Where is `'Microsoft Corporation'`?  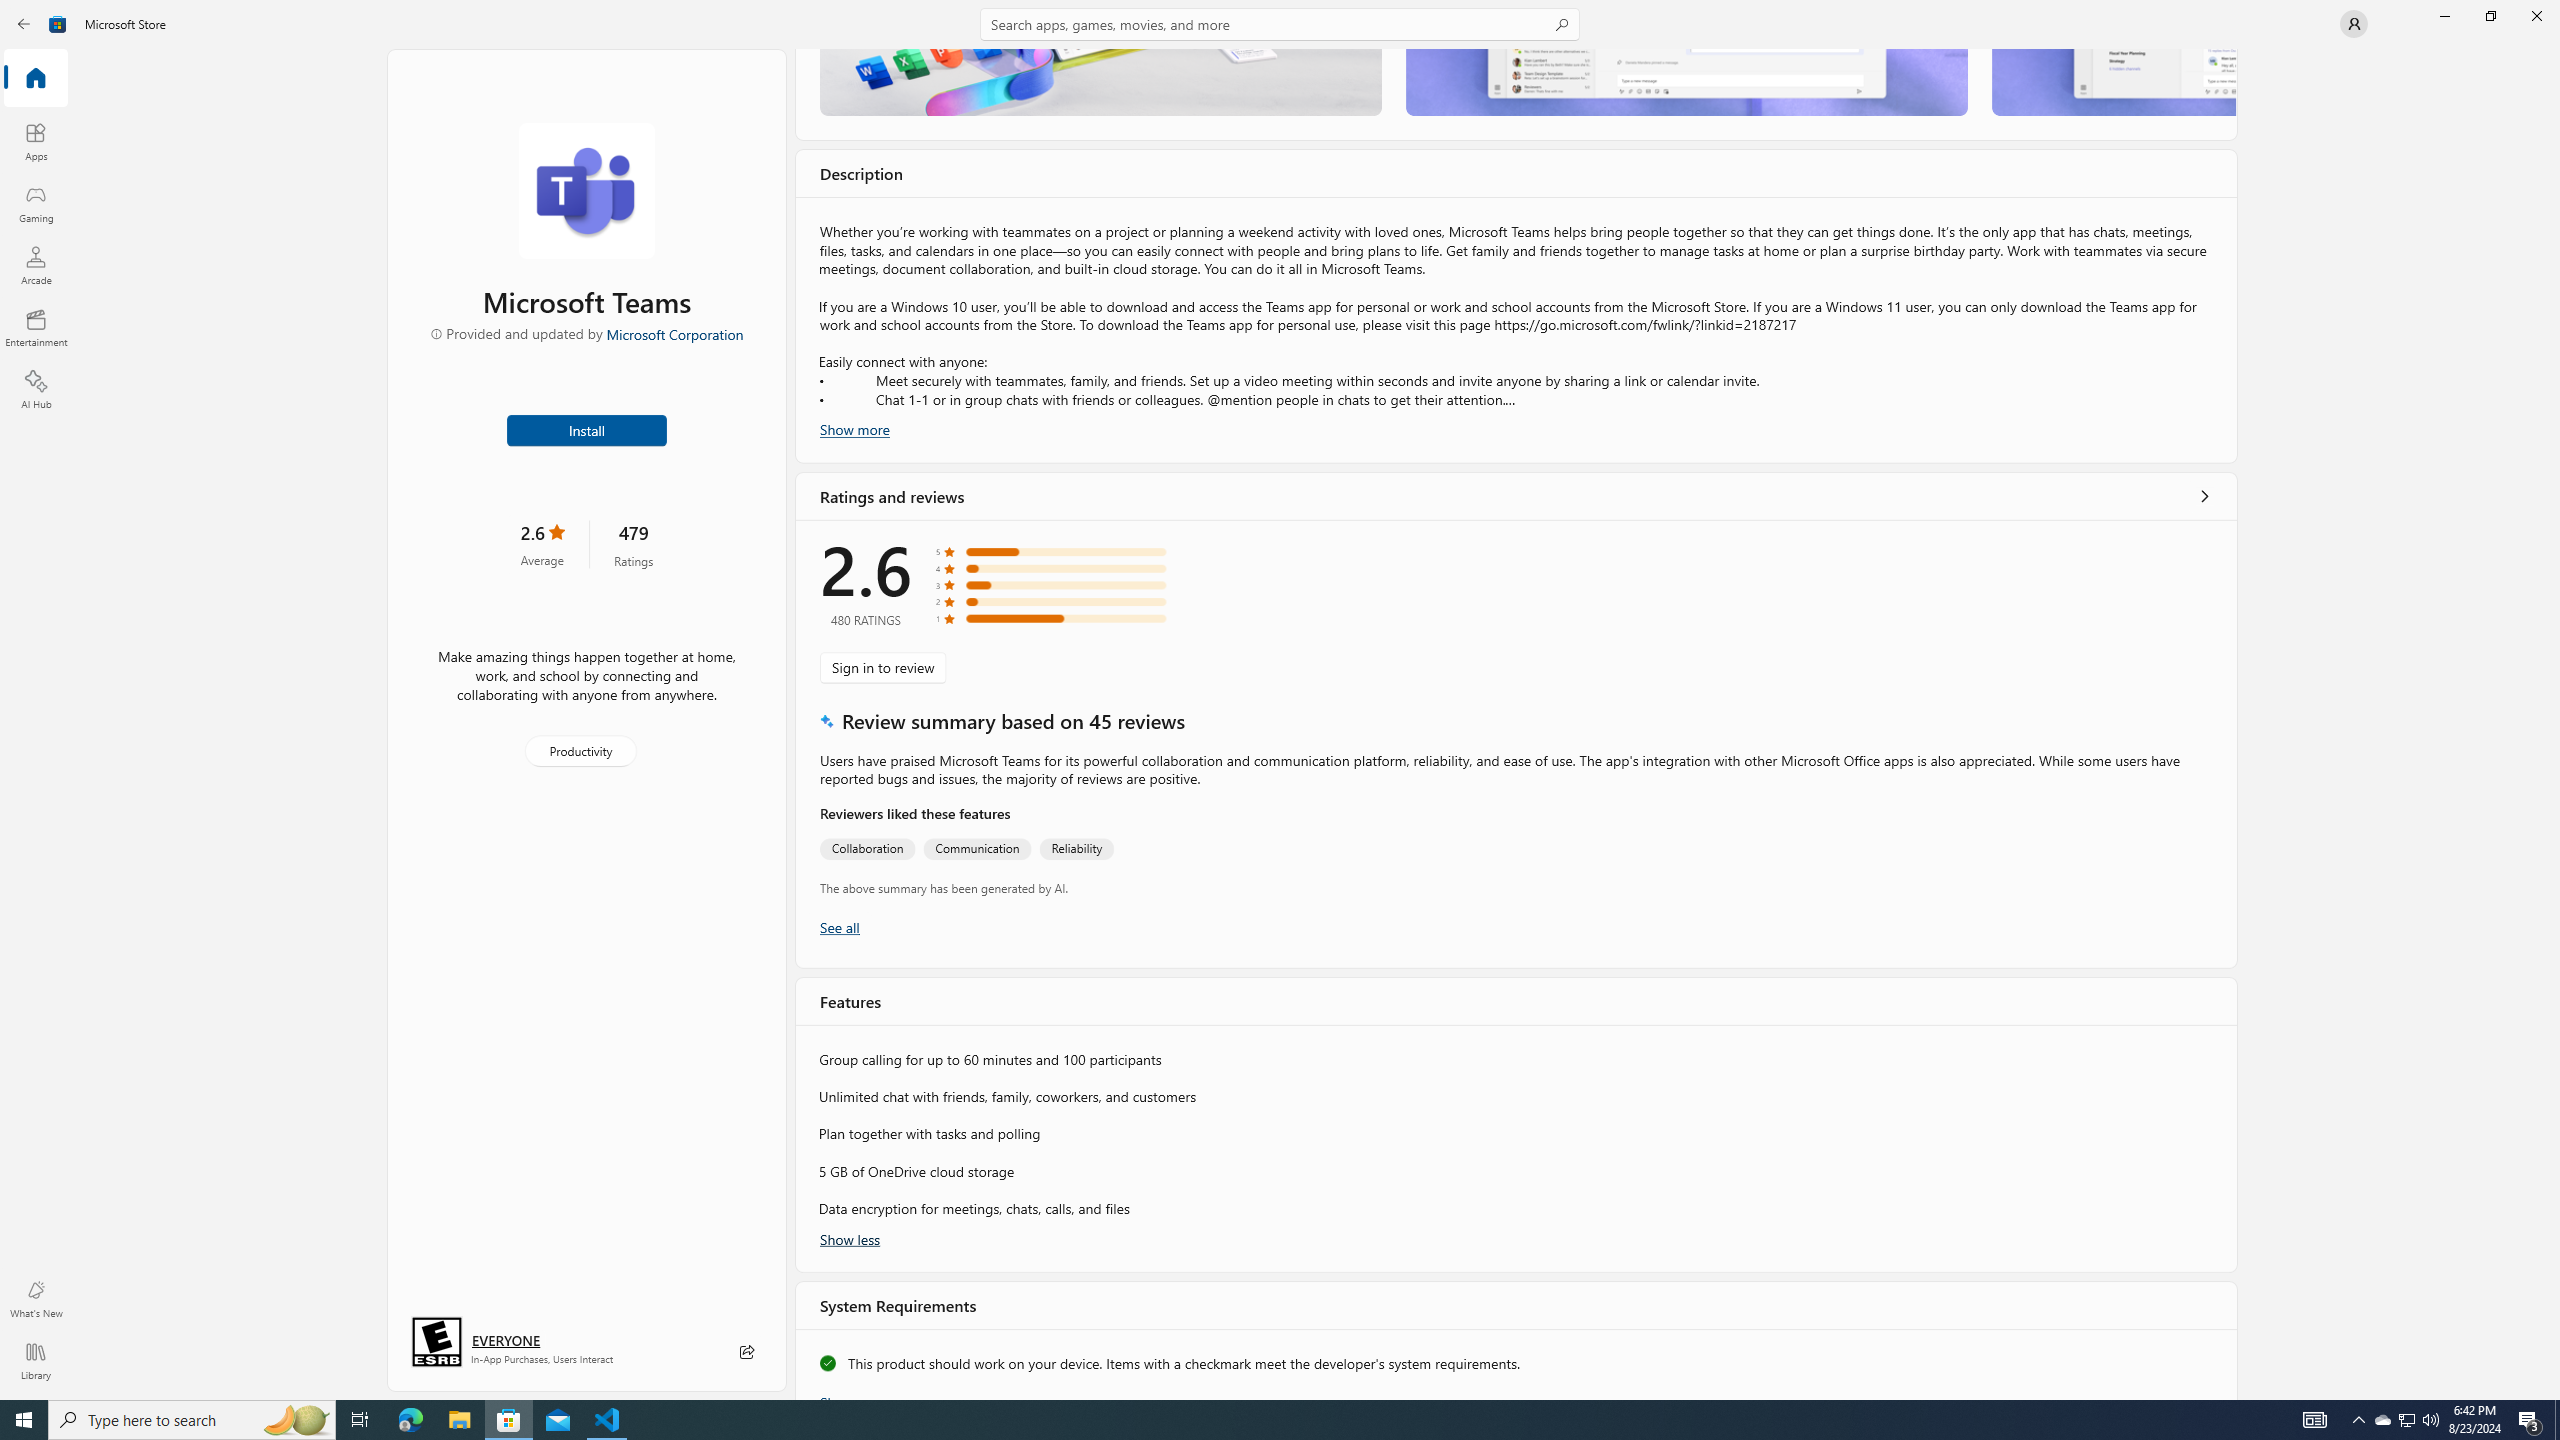
'Microsoft Corporation' is located at coordinates (673, 333).